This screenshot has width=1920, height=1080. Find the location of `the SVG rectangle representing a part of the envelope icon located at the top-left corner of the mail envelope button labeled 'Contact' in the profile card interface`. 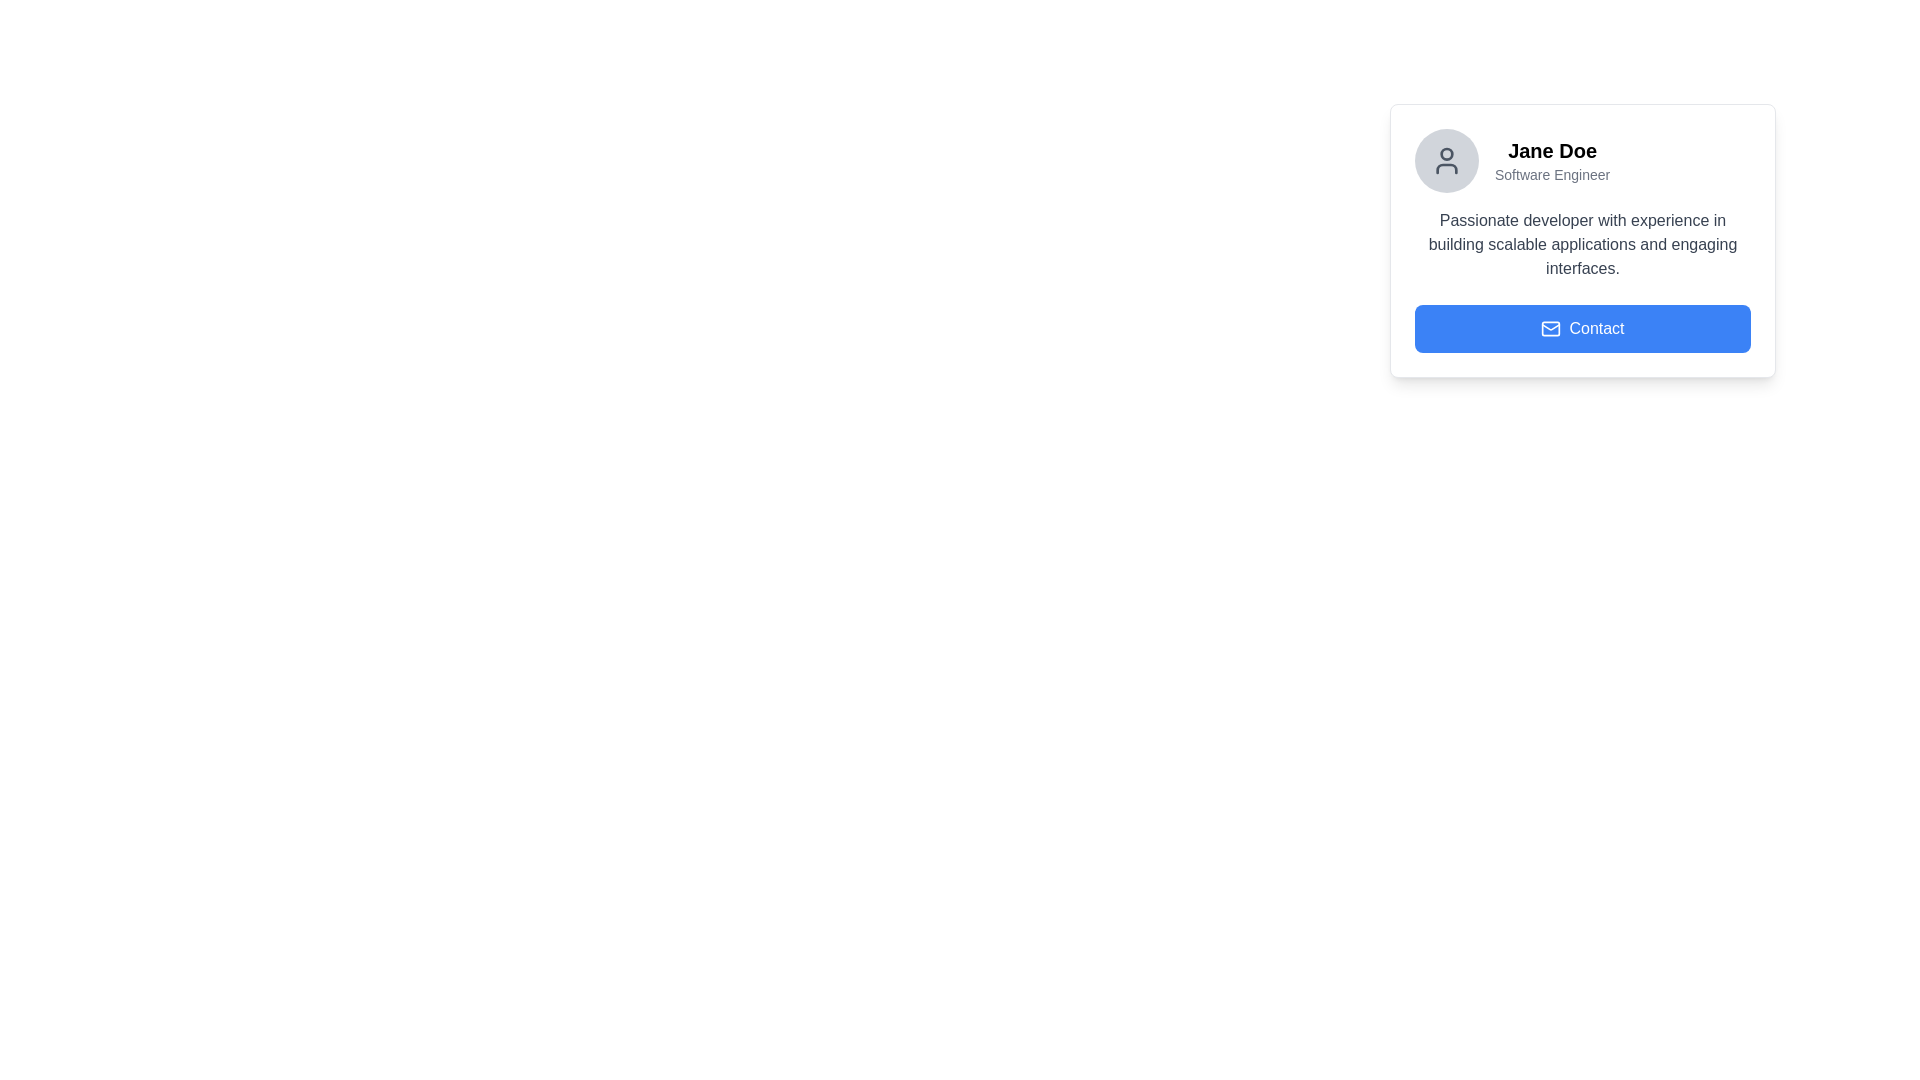

the SVG rectangle representing a part of the envelope icon located at the top-left corner of the mail envelope button labeled 'Contact' in the profile card interface is located at coordinates (1550, 327).